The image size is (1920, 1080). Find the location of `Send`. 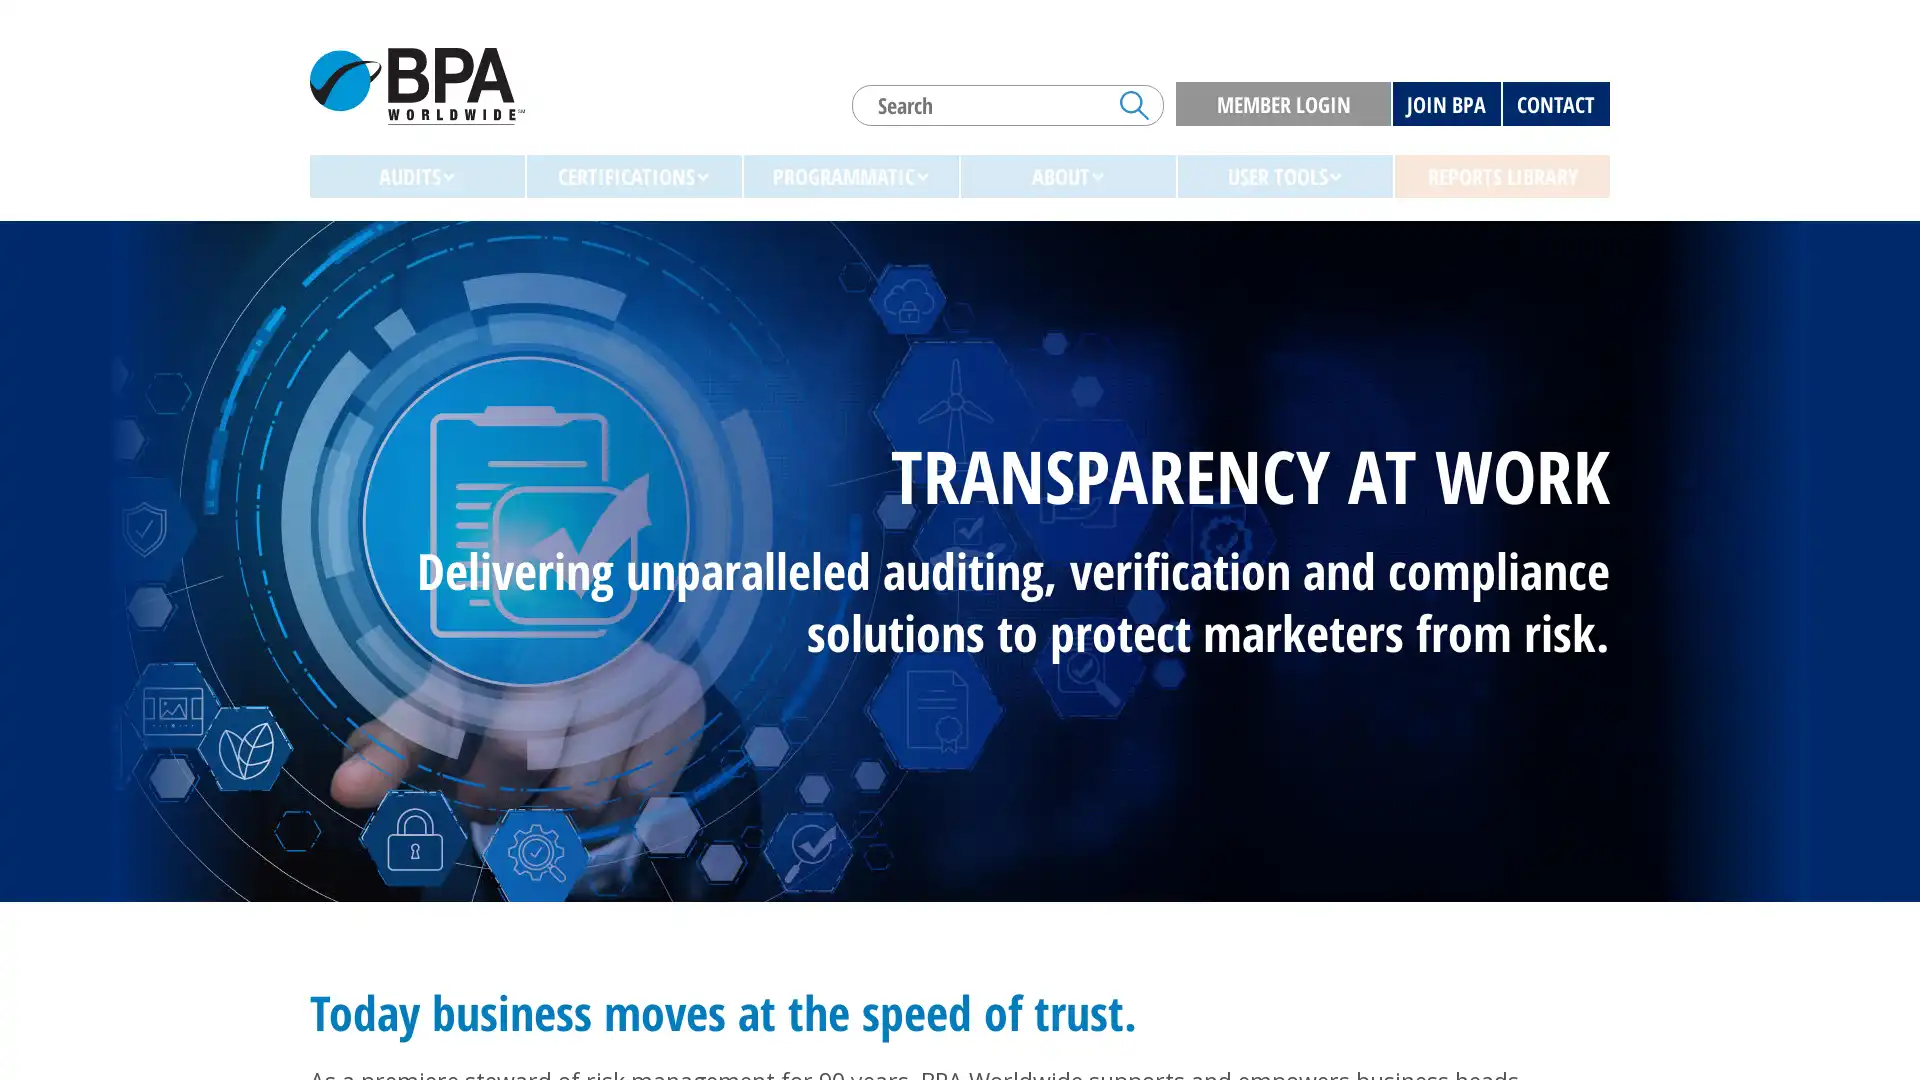

Send is located at coordinates (1134, 104).